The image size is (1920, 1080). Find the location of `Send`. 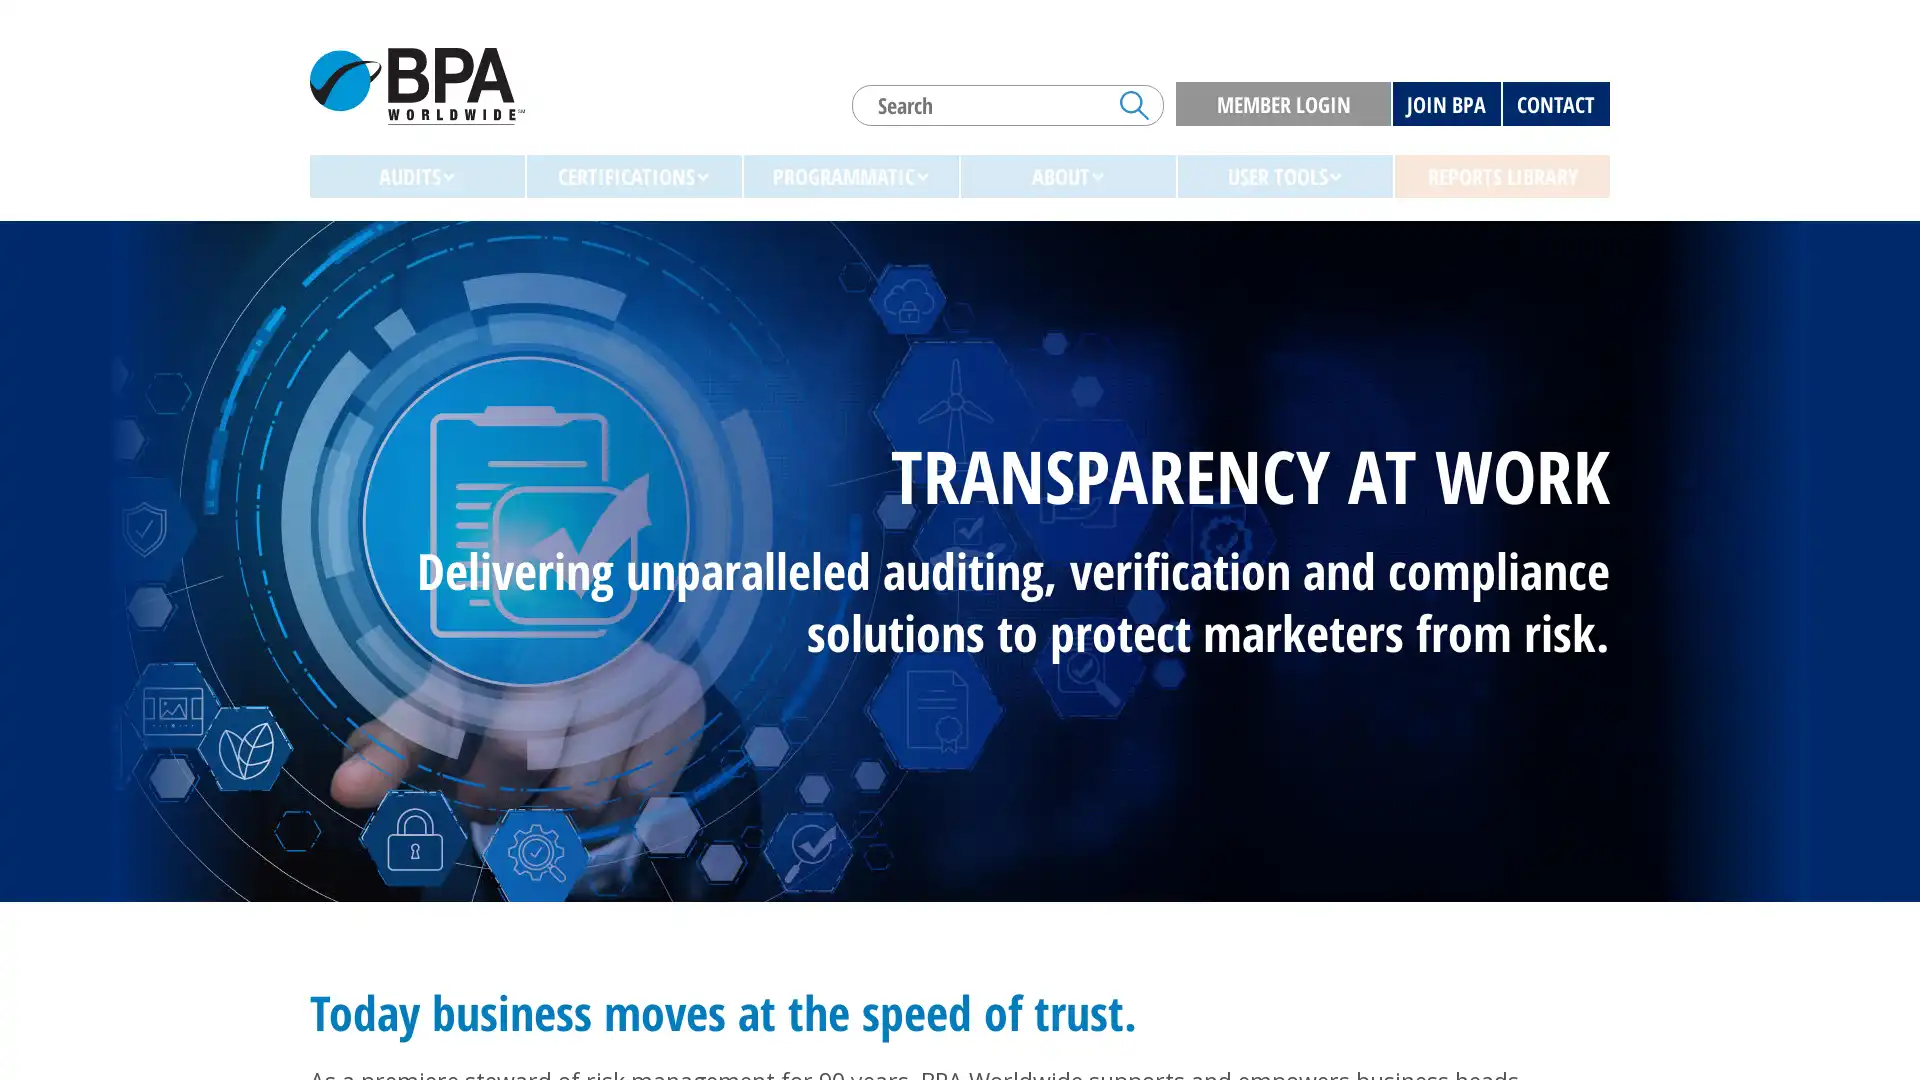

Send is located at coordinates (1134, 104).